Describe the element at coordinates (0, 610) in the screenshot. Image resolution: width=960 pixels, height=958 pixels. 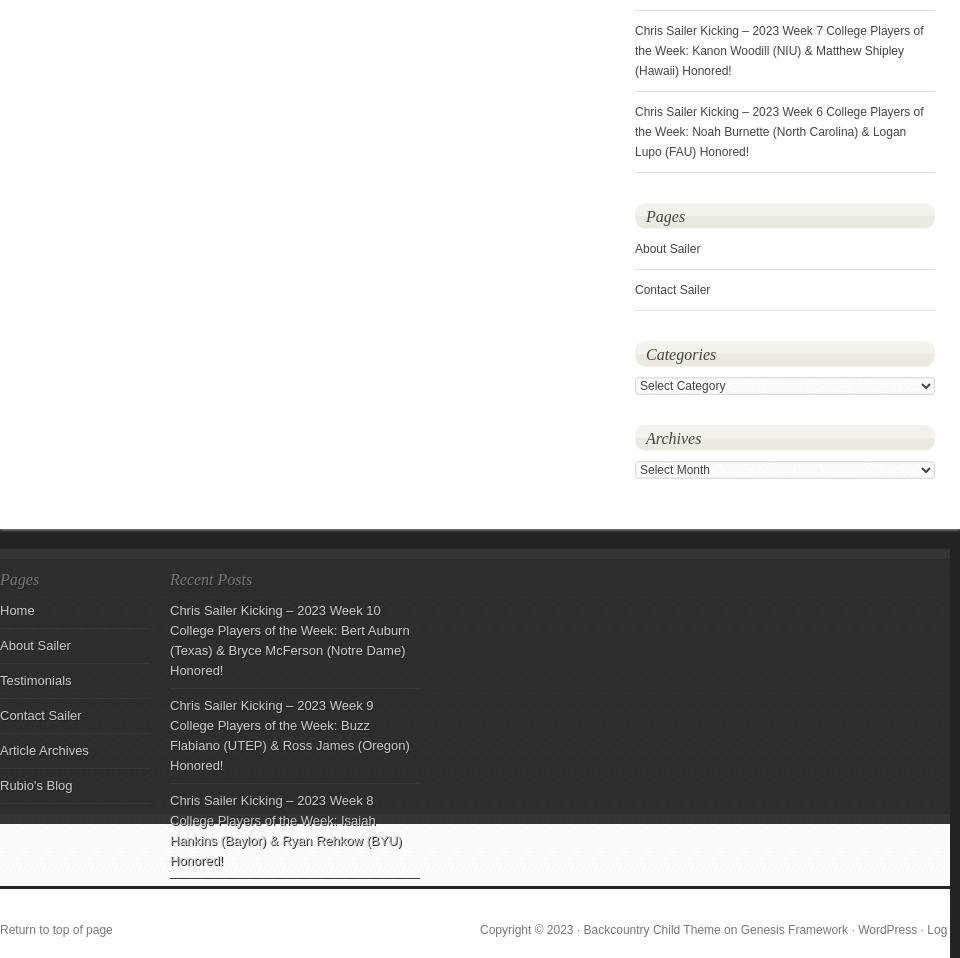
I see `'Home'` at that location.